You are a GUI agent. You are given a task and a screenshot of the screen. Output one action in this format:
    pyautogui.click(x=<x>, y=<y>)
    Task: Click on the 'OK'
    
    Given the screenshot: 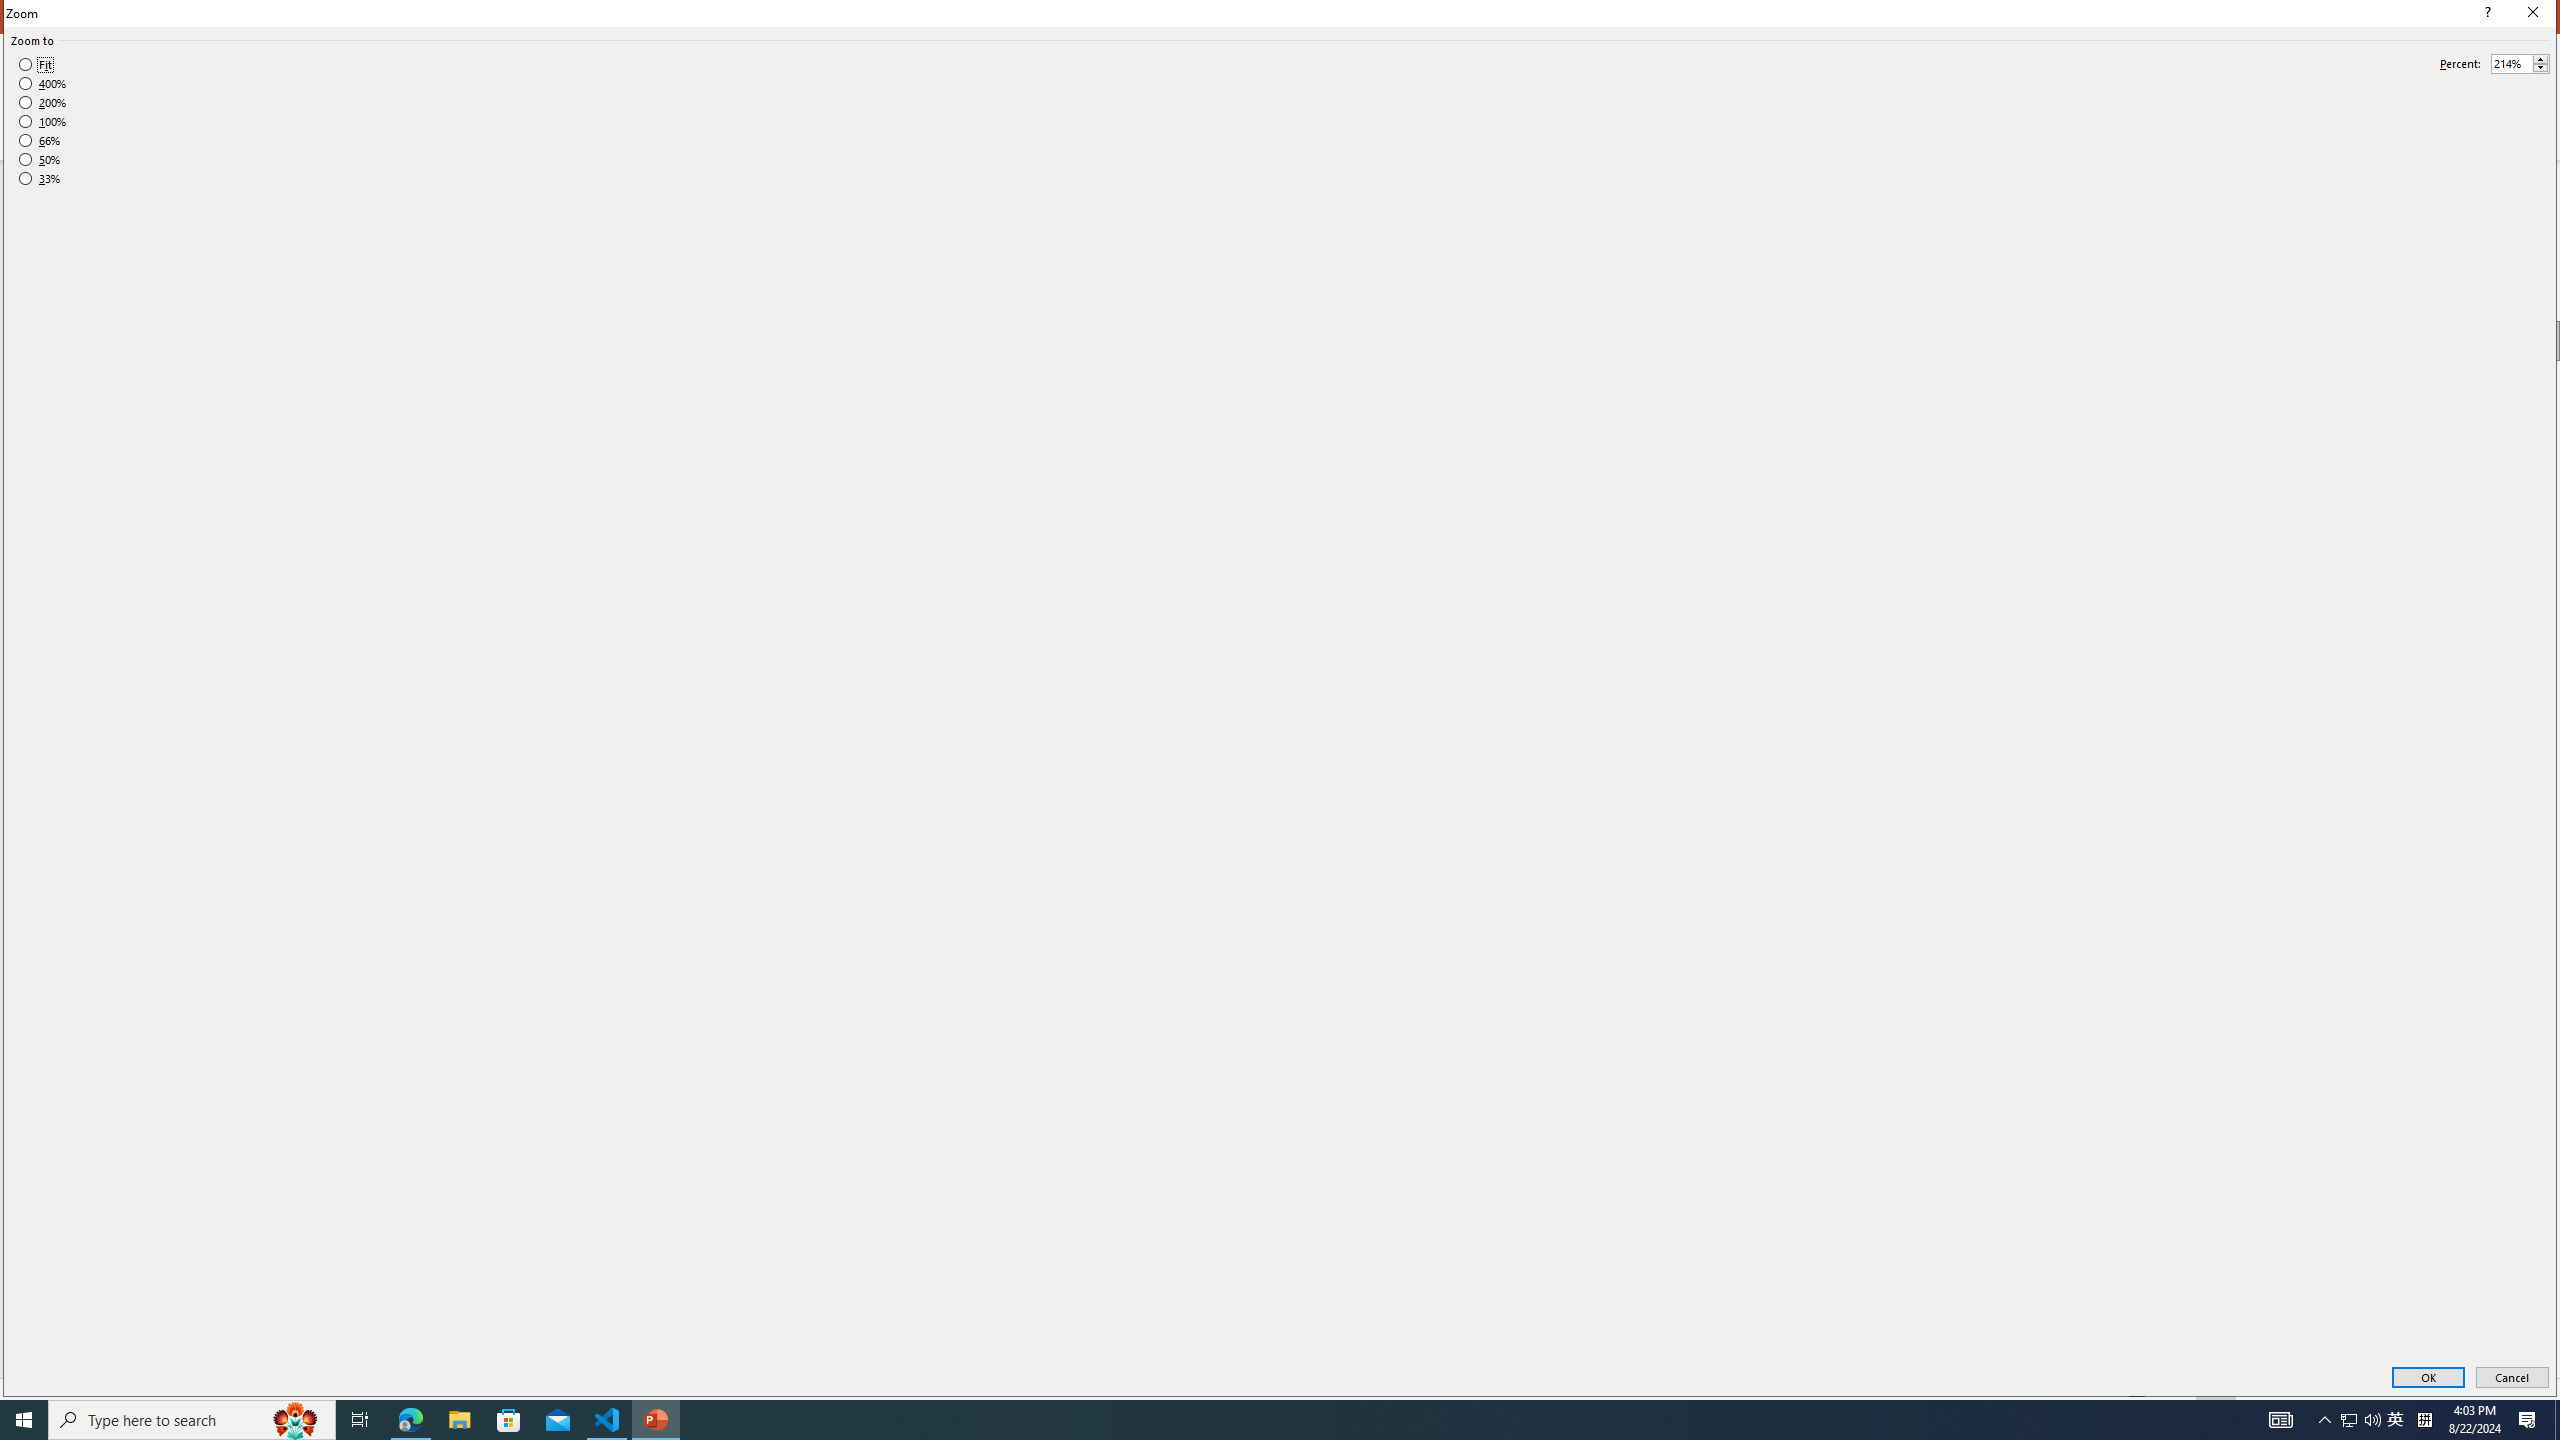 What is the action you would take?
    pyautogui.click(x=2427, y=1378)
    